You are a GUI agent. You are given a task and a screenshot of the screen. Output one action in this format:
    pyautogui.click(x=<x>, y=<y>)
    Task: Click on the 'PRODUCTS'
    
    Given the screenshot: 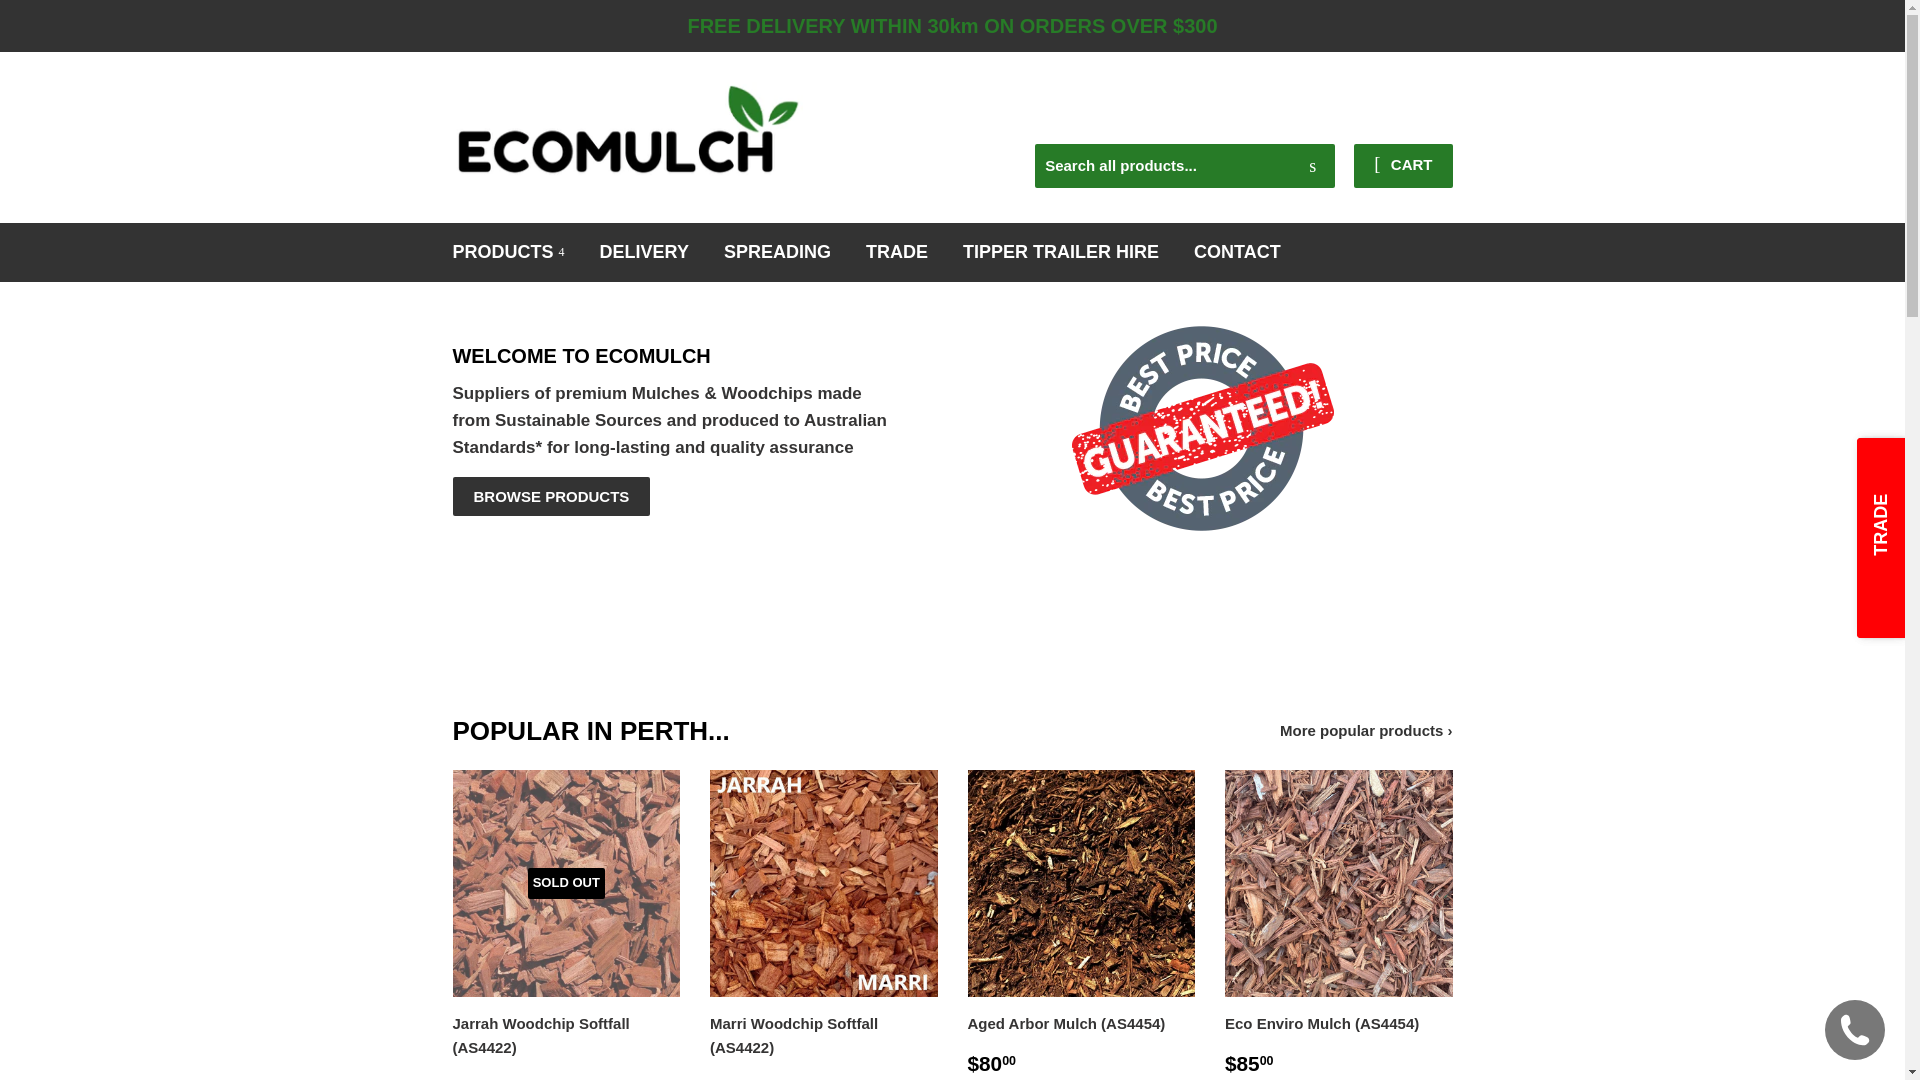 What is the action you would take?
    pyautogui.click(x=436, y=251)
    